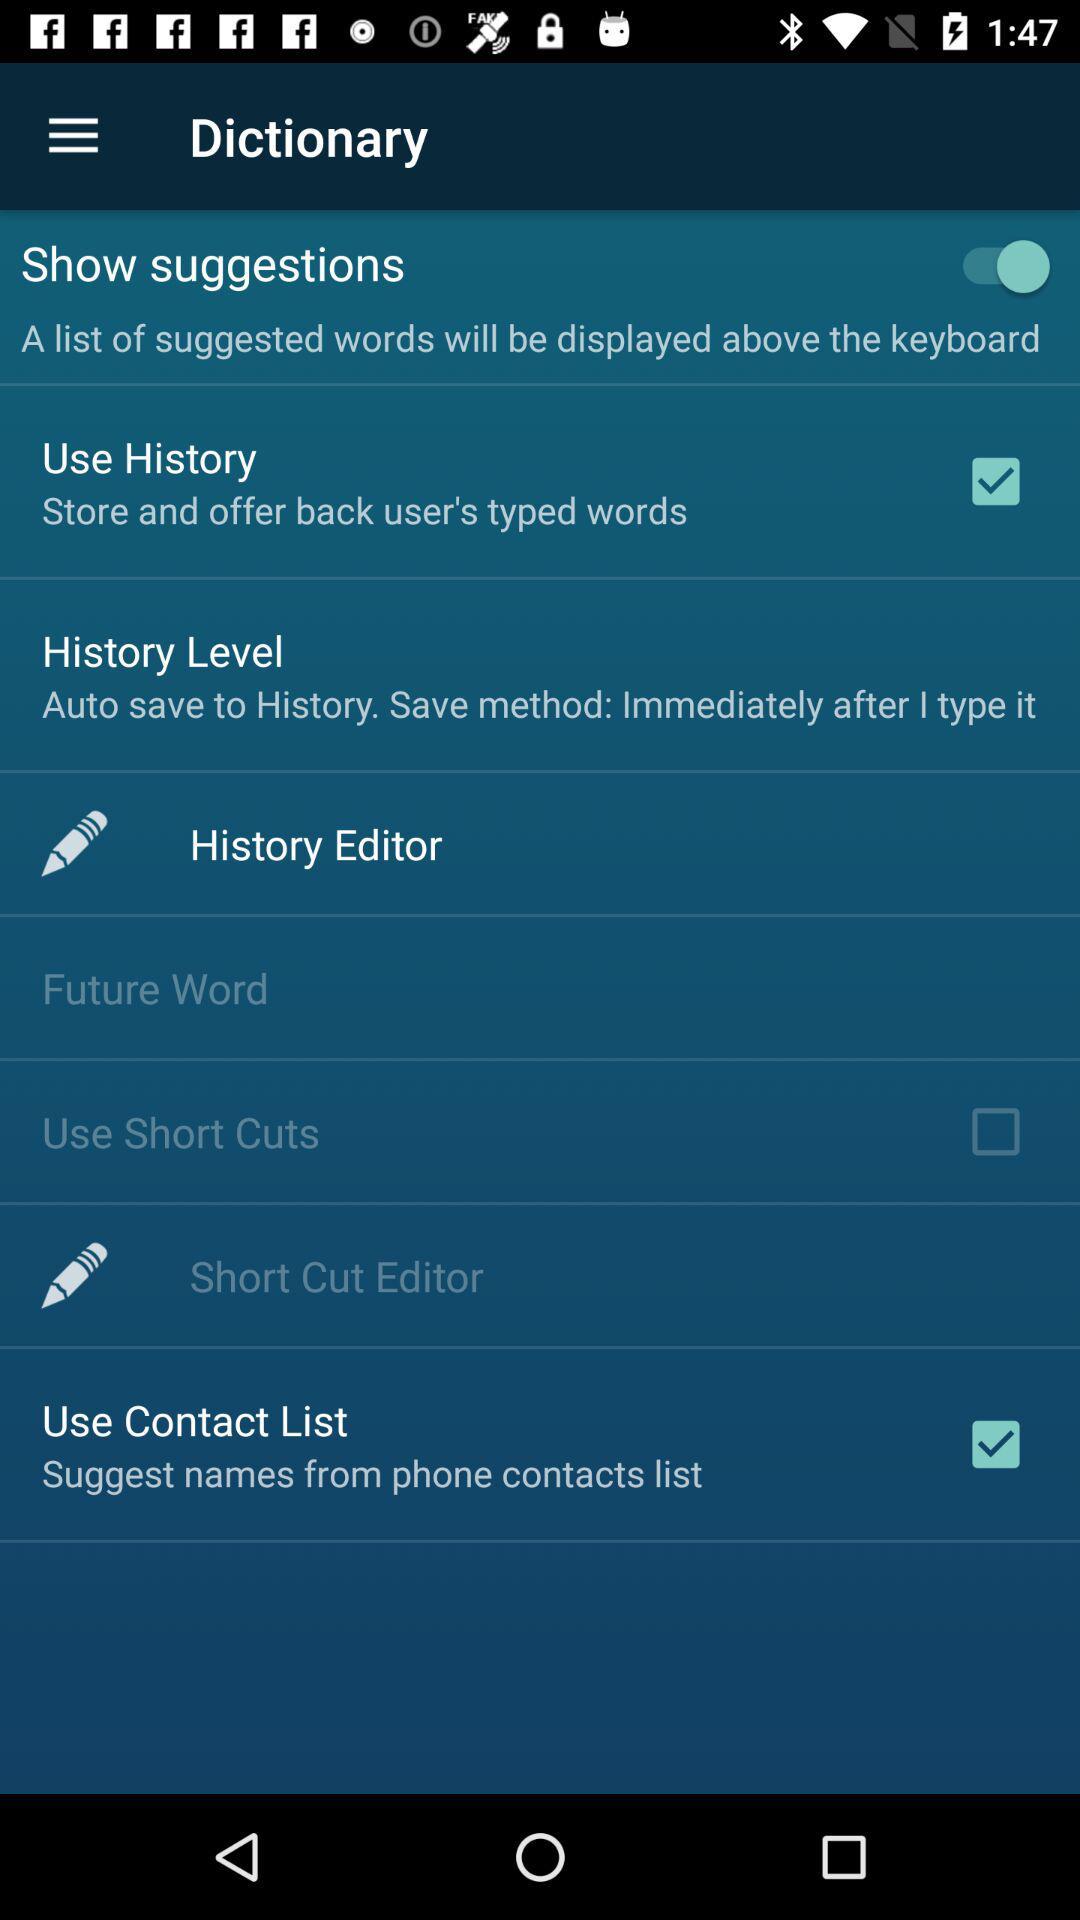 This screenshot has width=1080, height=1920. What do you see at coordinates (477, 261) in the screenshot?
I see `icon above the a list of item` at bounding box center [477, 261].